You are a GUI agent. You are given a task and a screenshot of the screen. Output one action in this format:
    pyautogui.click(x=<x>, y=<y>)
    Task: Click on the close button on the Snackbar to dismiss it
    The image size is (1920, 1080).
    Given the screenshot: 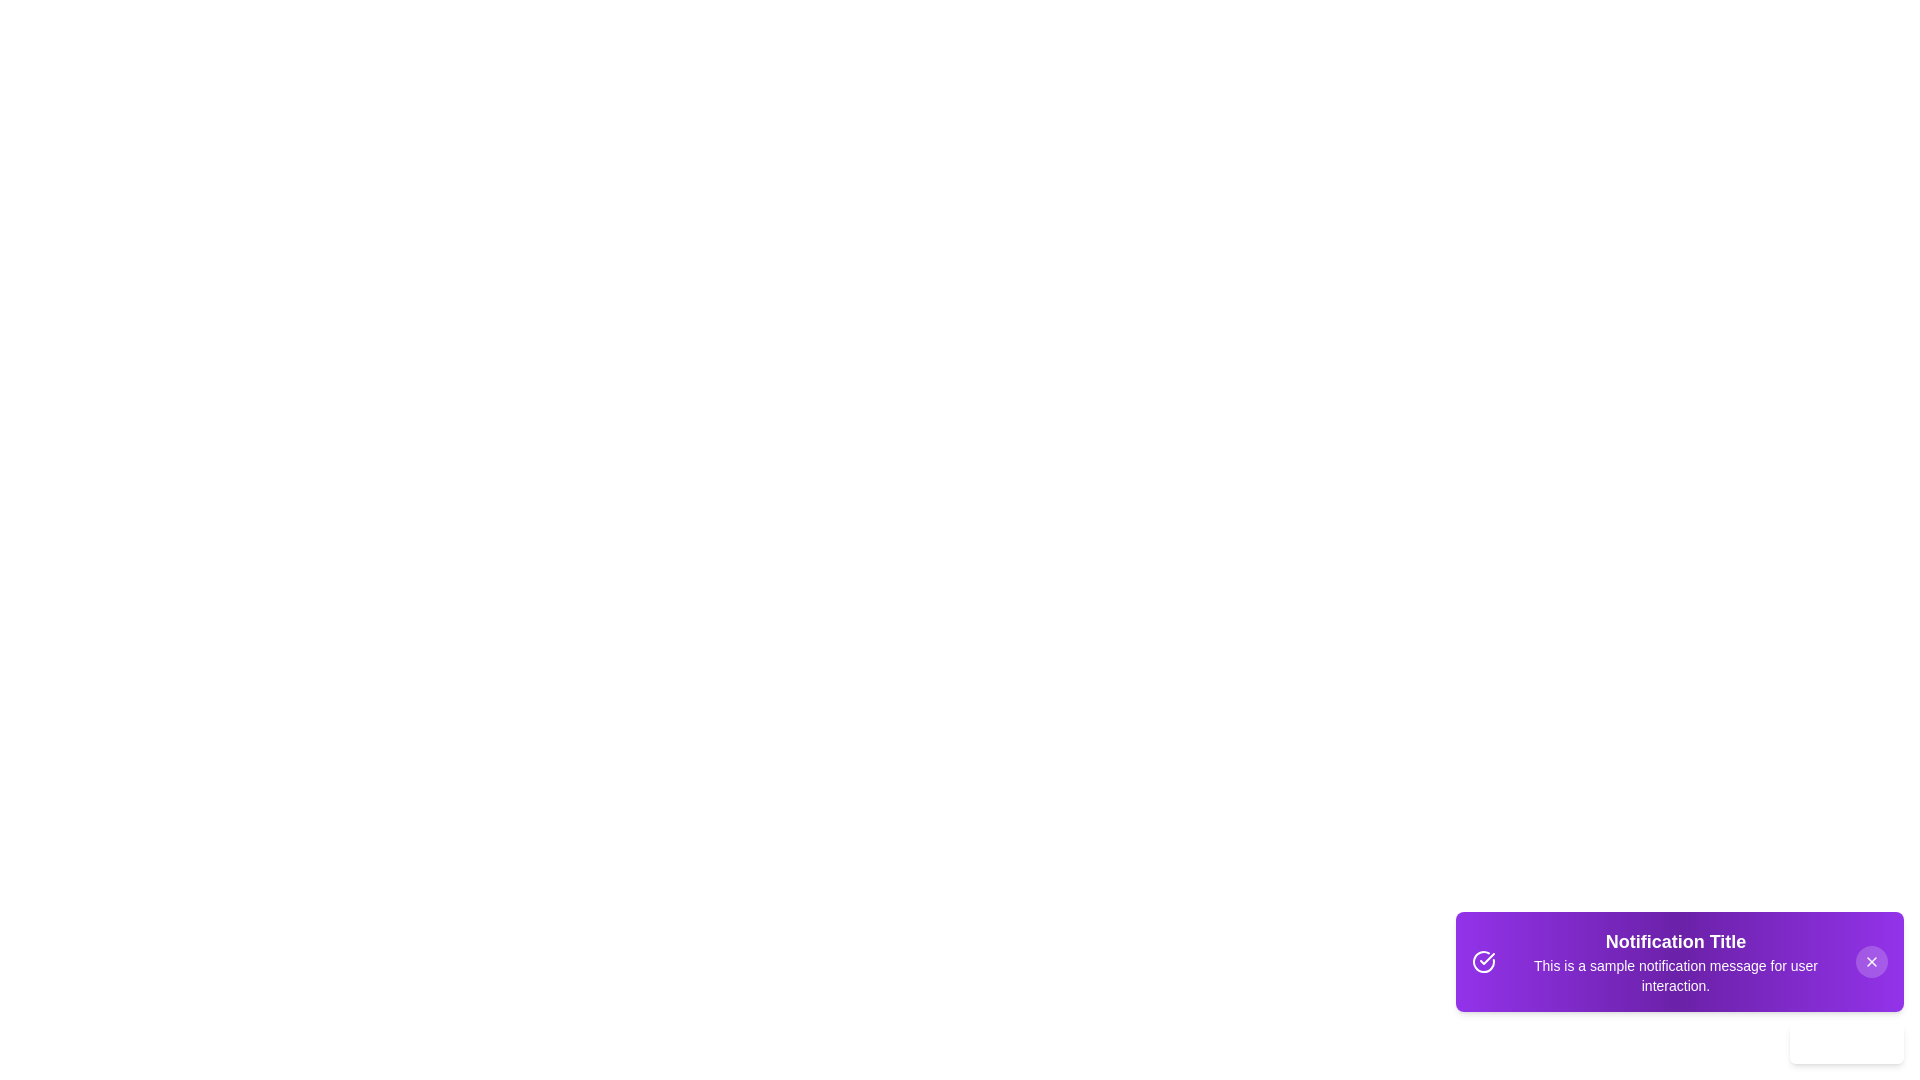 What is the action you would take?
    pyautogui.click(x=1871, y=960)
    